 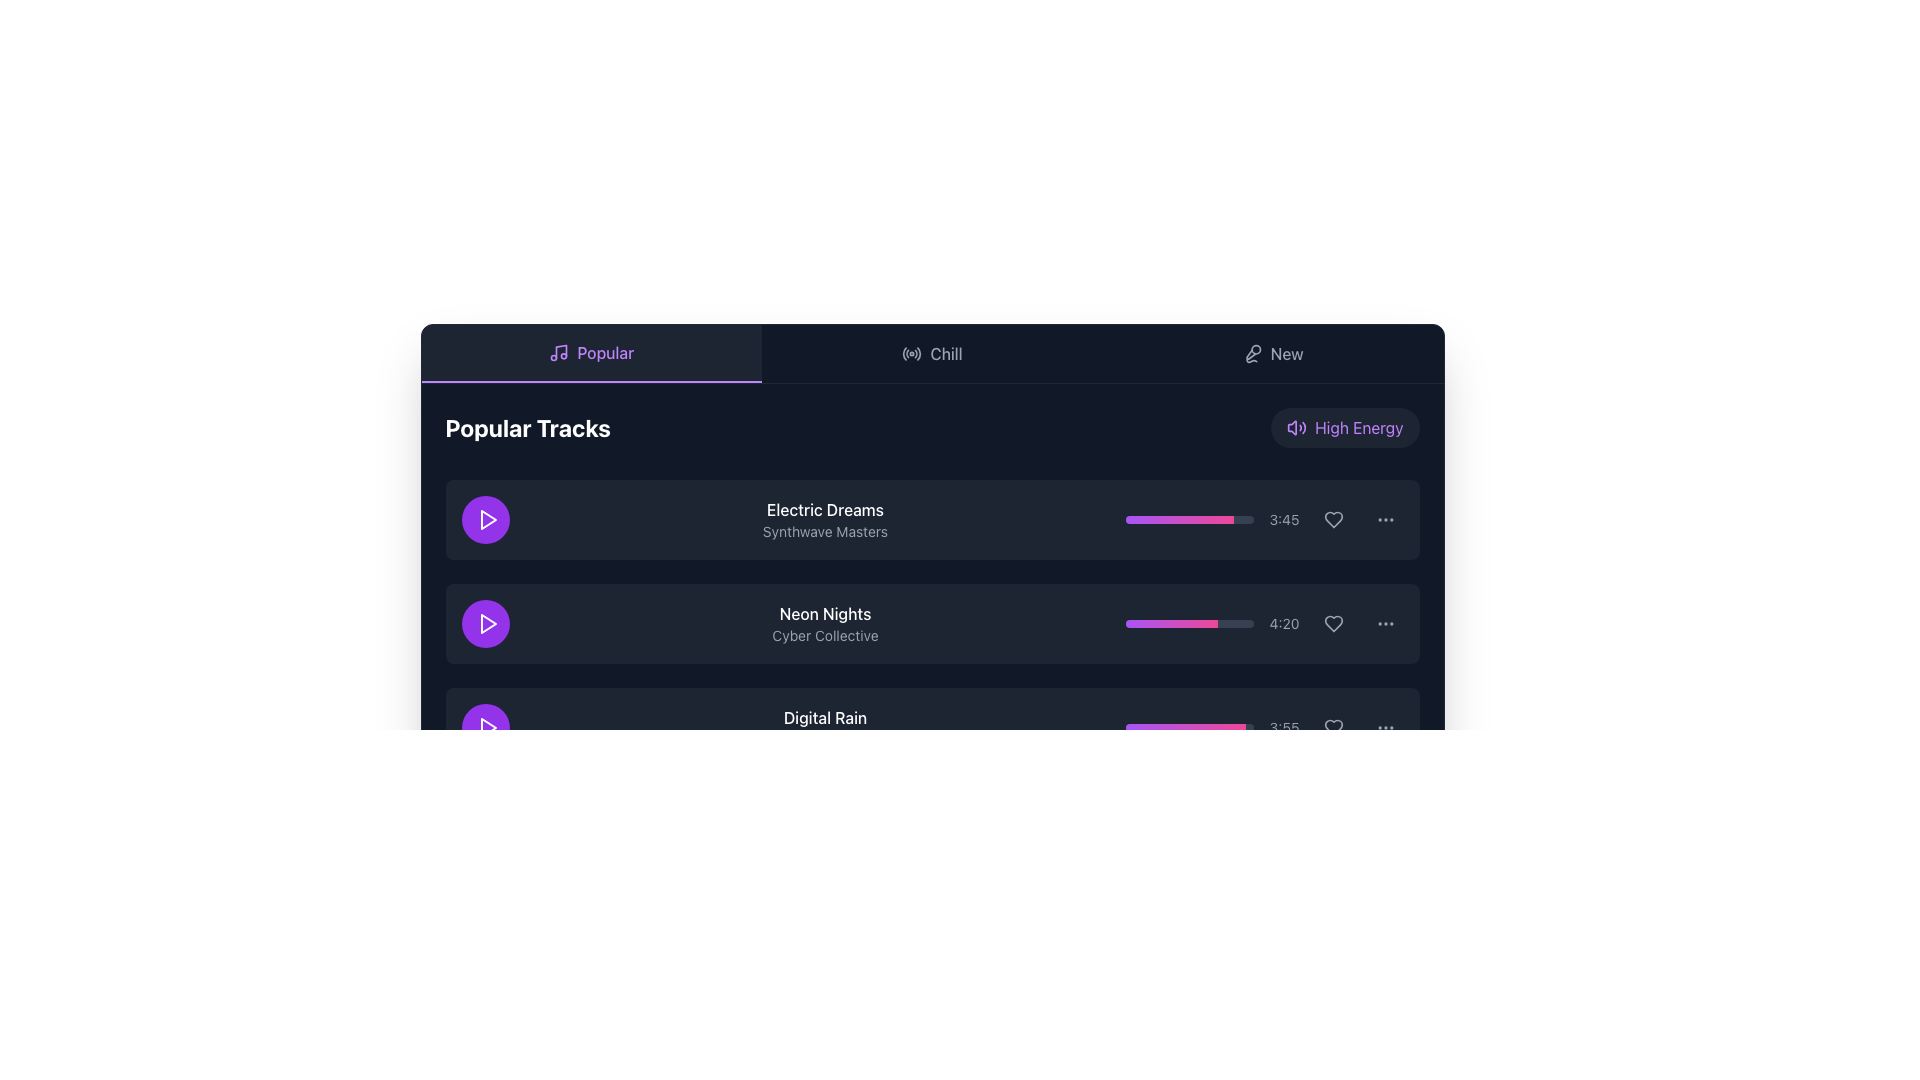 I want to click on the text label displaying 'Neon Nights', so click(x=825, y=612).